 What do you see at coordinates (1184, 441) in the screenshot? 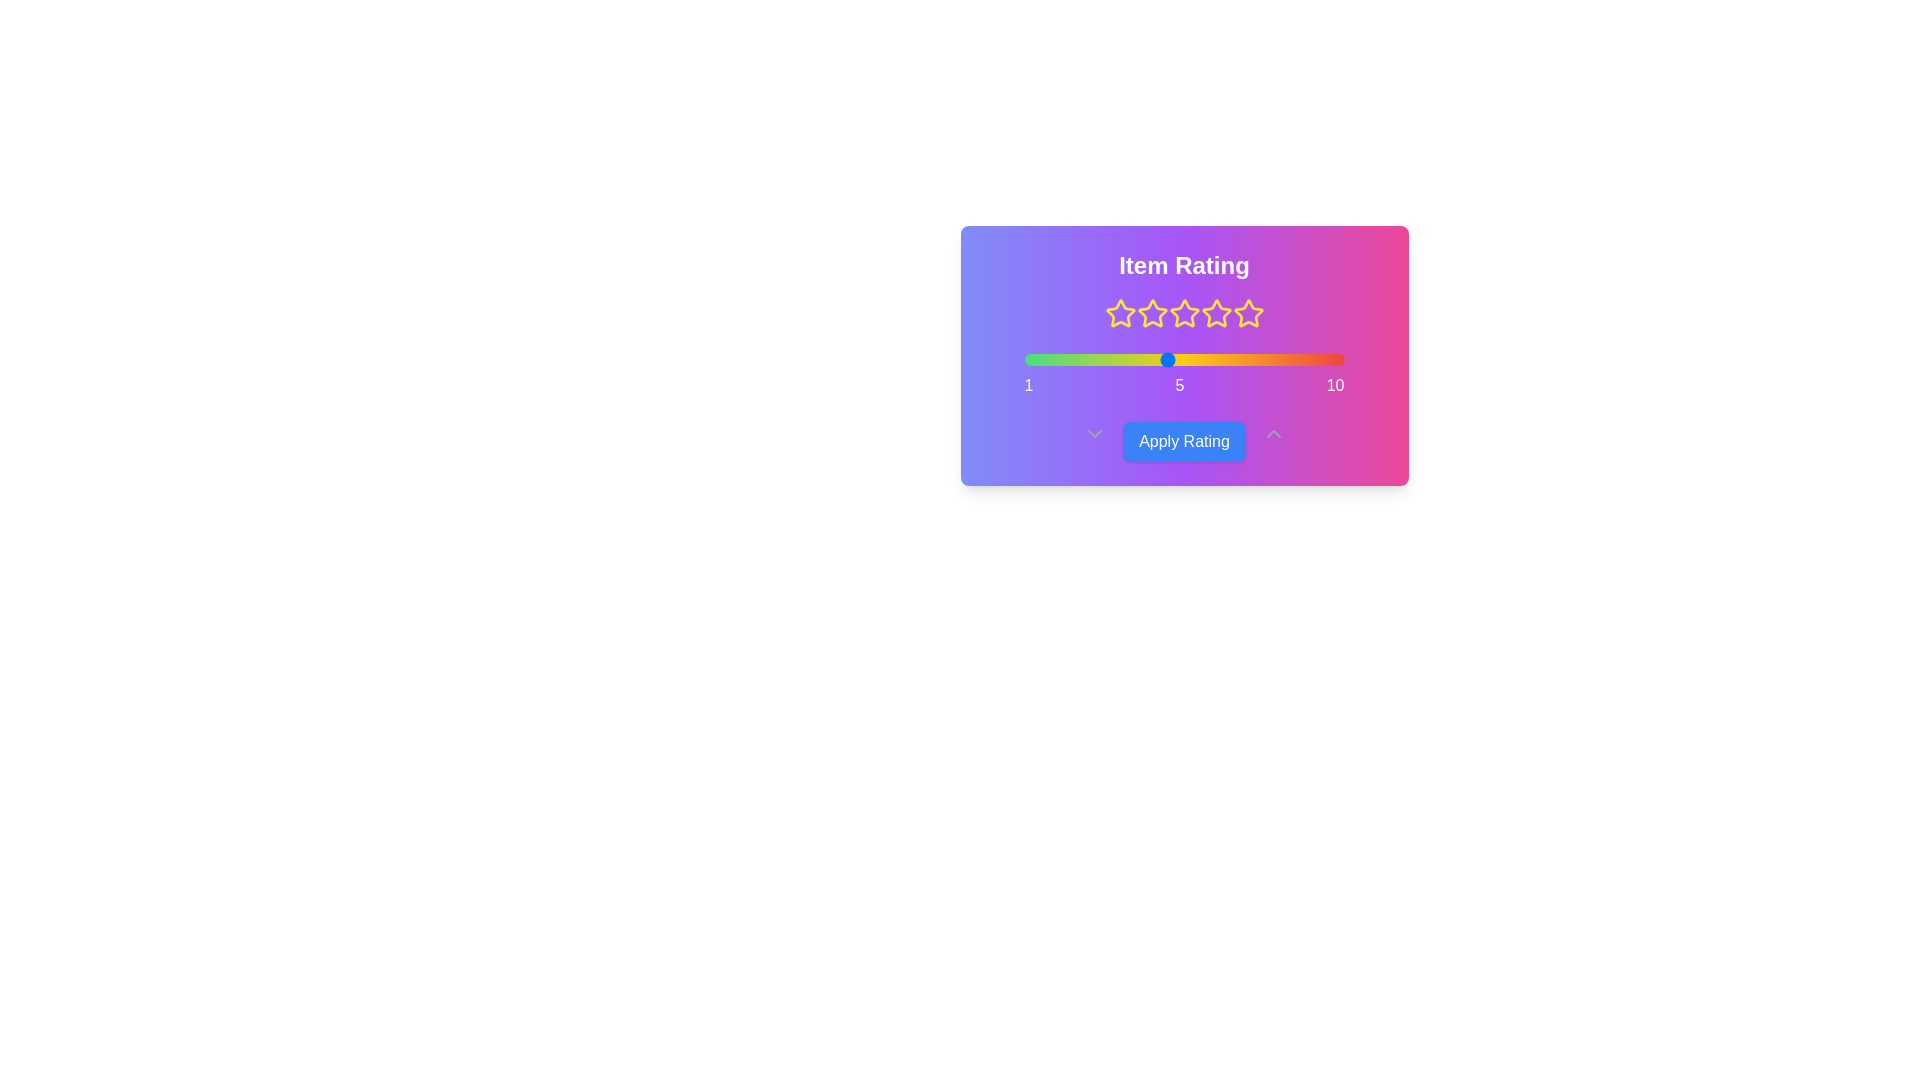
I see `the 'Apply Rating' button to submit the rating` at bounding box center [1184, 441].